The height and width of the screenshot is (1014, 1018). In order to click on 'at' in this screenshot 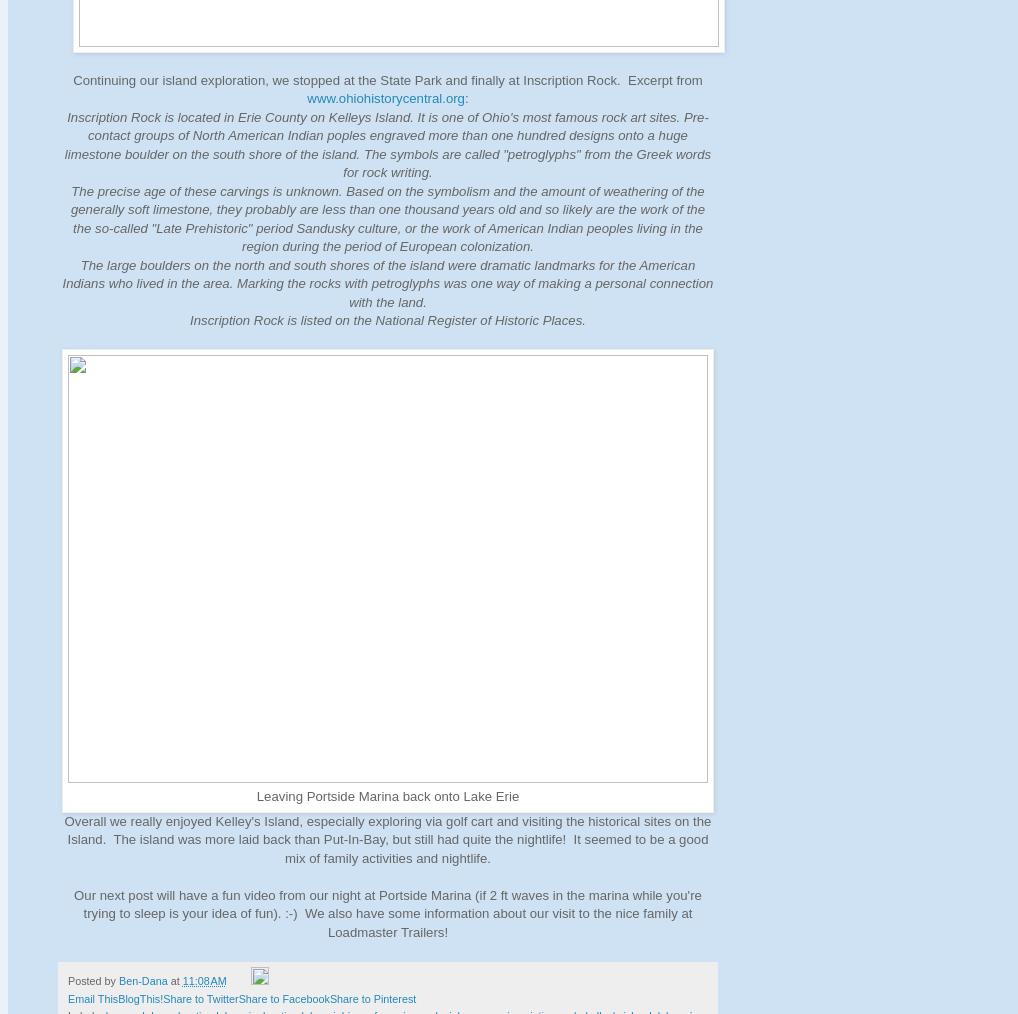, I will do `click(176, 981)`.